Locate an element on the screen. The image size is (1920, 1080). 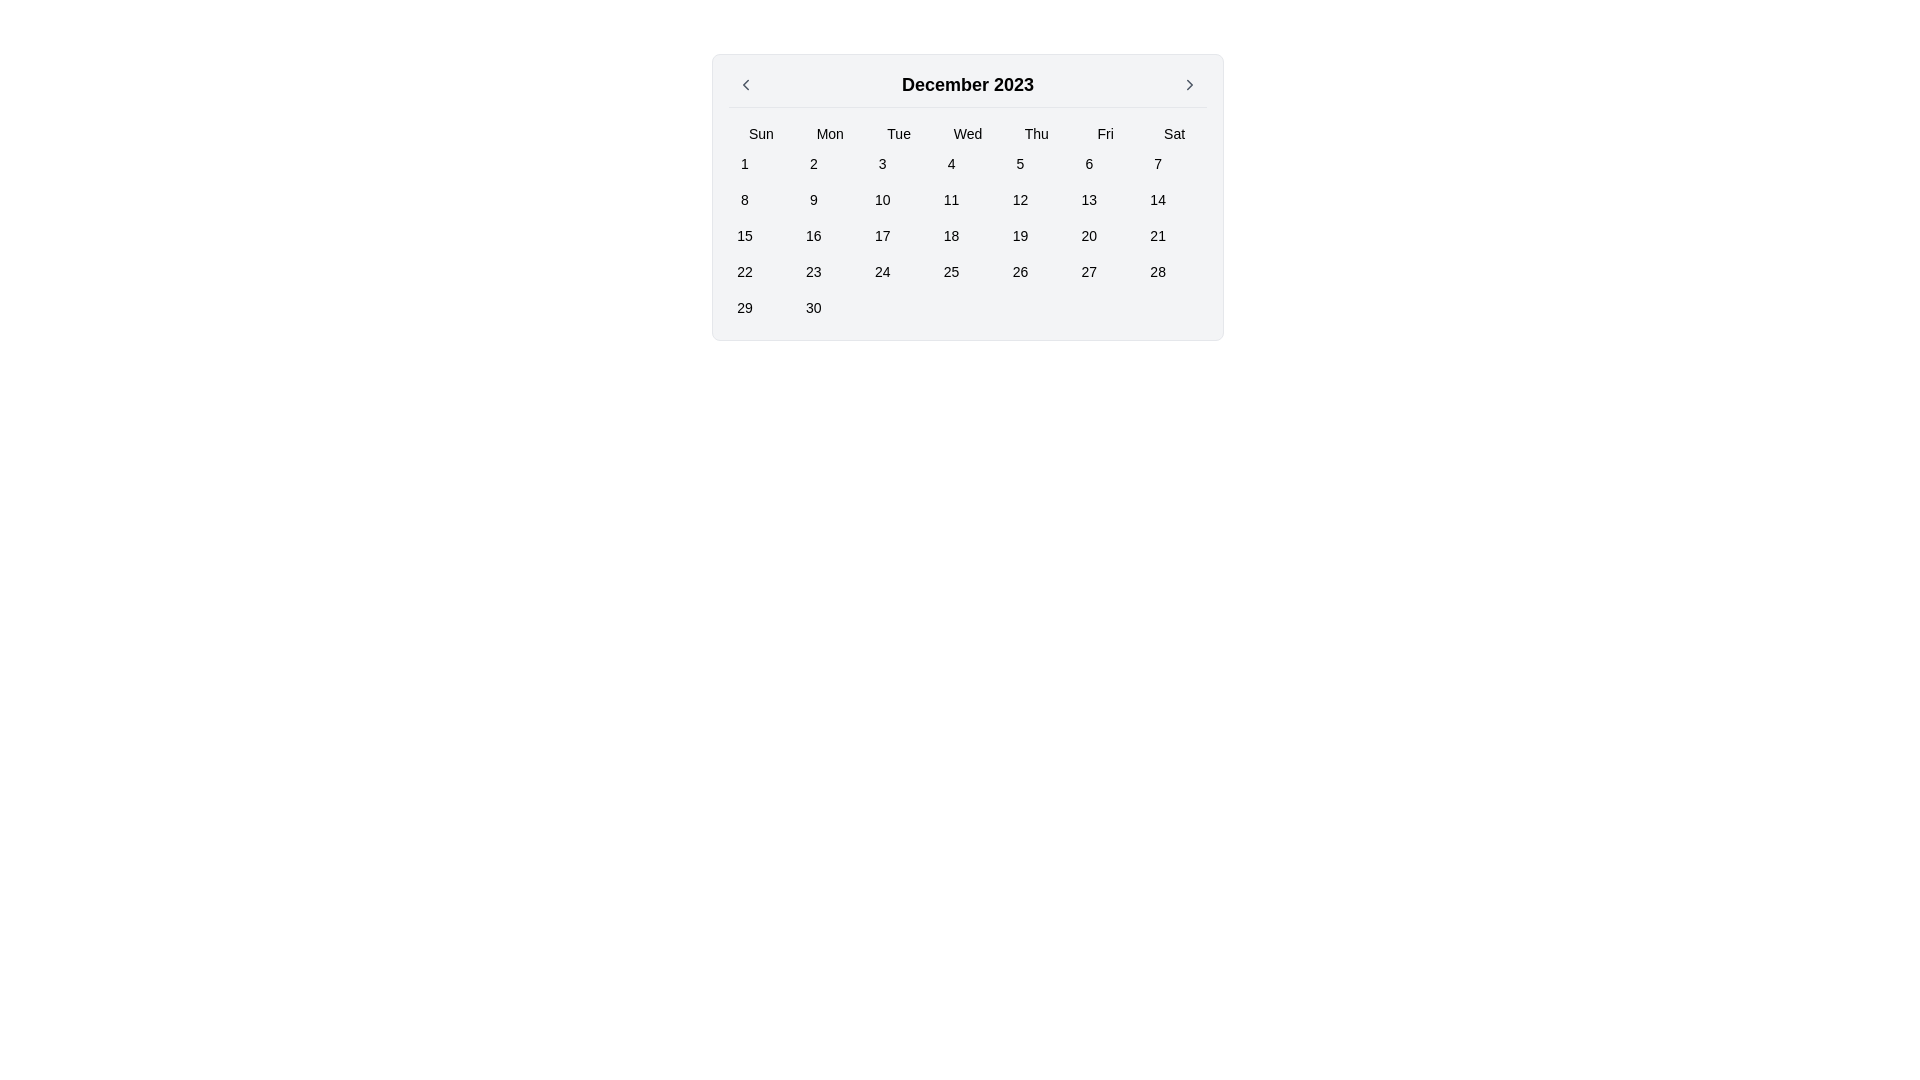
the calendar day cell displaying the number '3' located under the 'Tue' column is located at coordinates (881, 163).